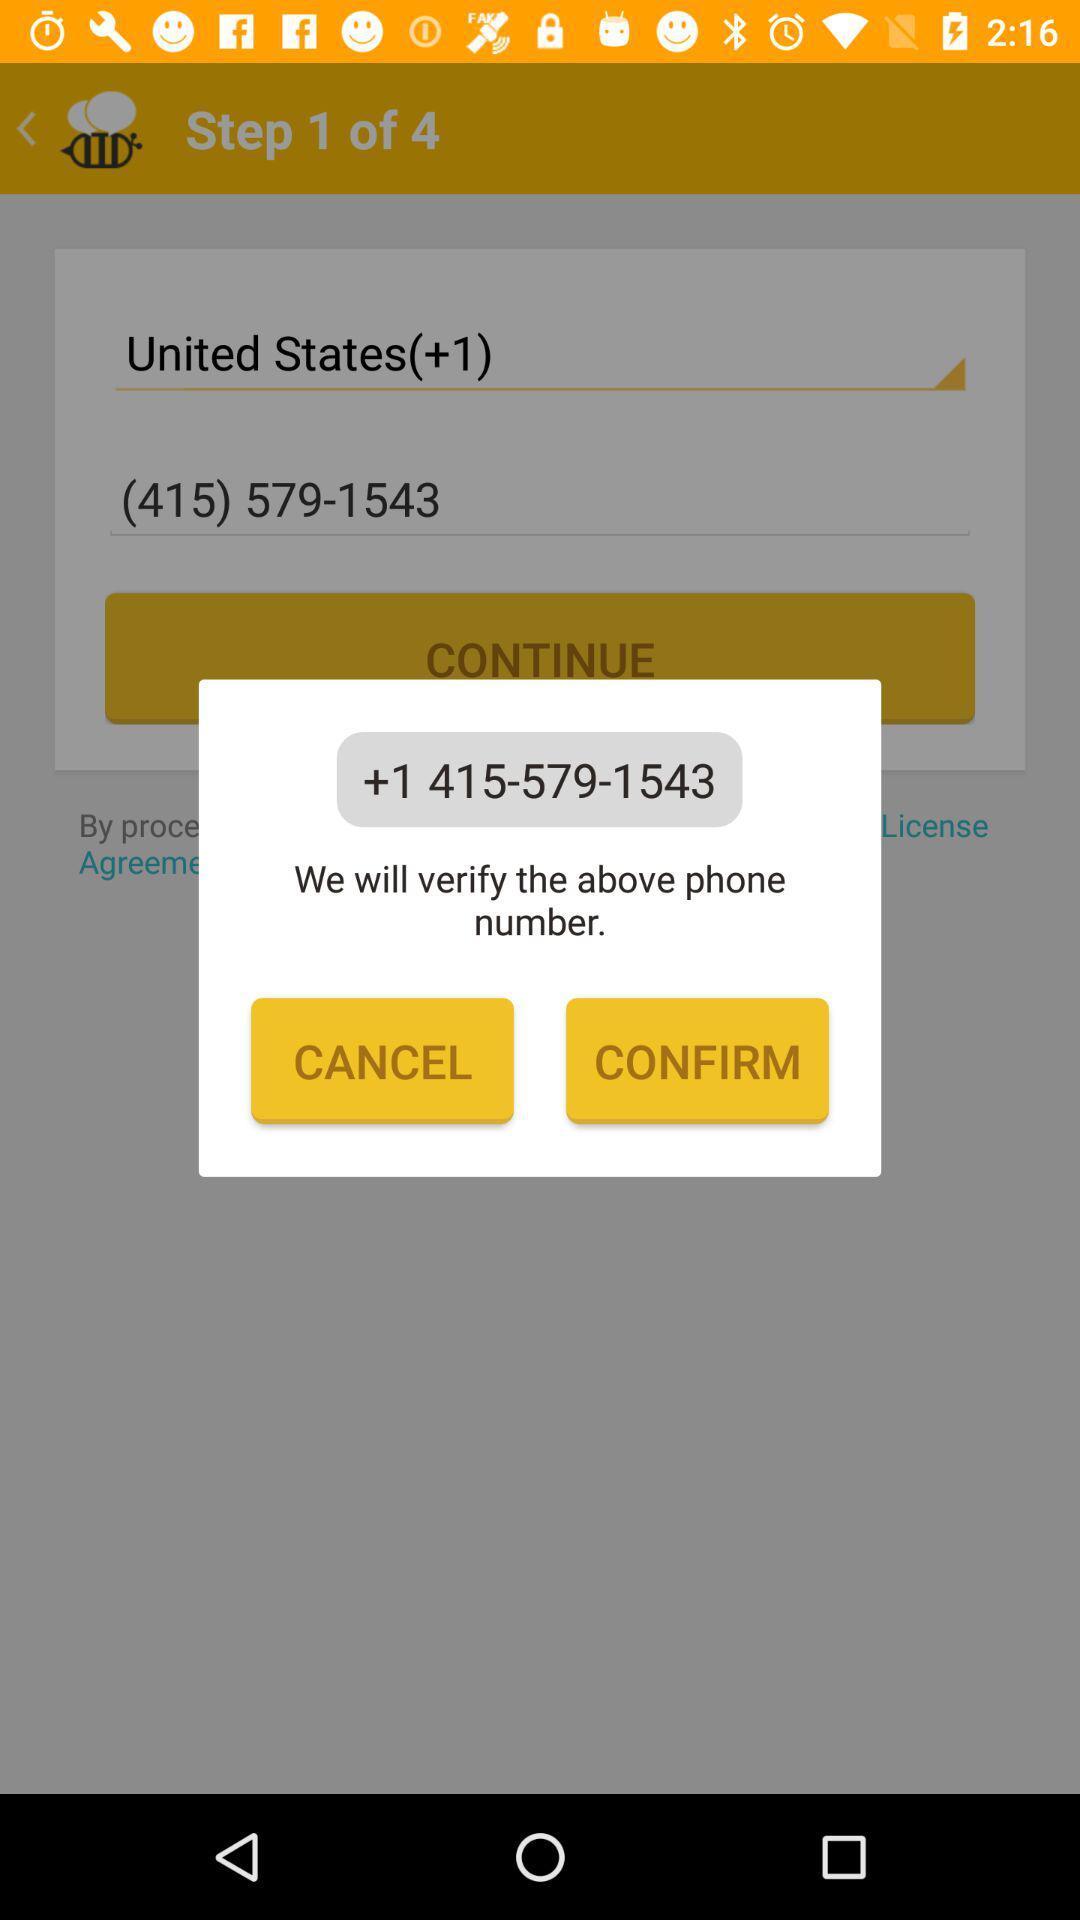  Describe the element at coordinates (696, 1060) in the screenshot. I see `the item next to the cancel icon` at that location.